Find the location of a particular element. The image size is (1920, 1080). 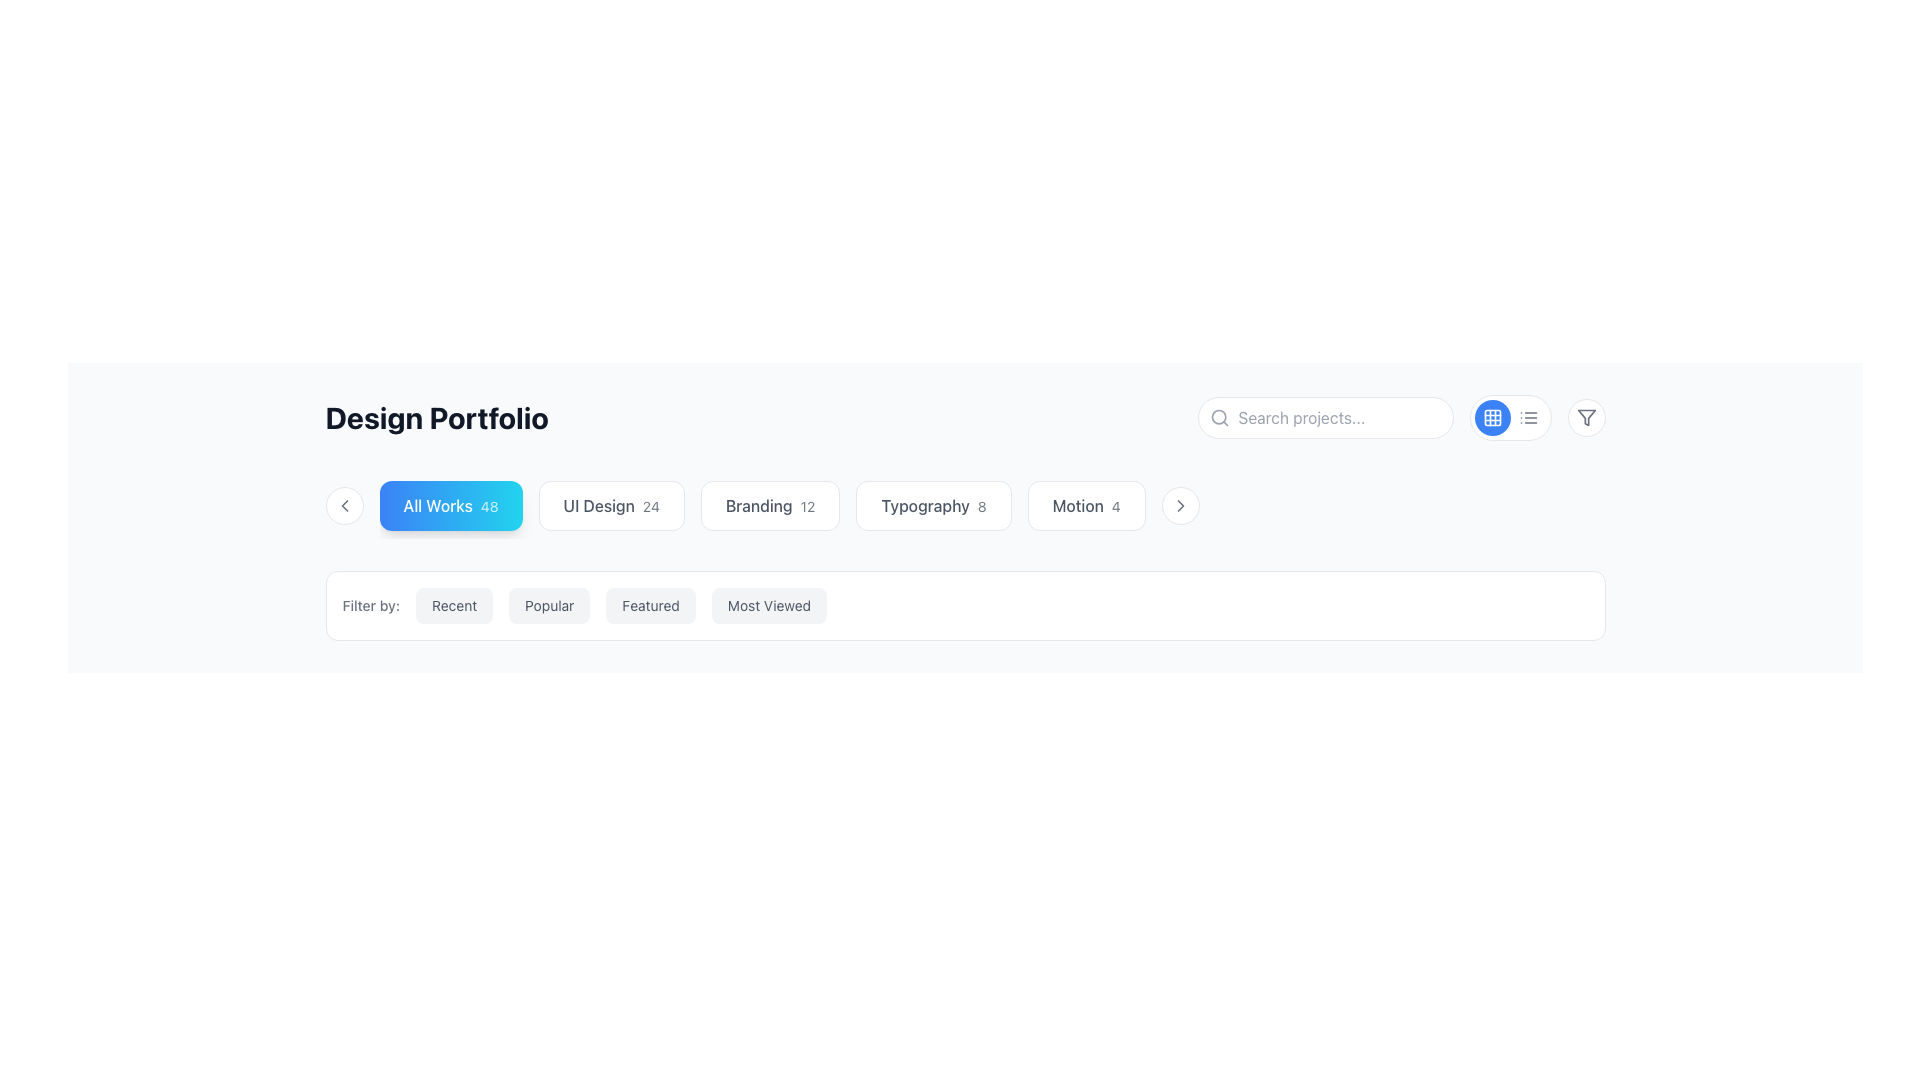

the filter button located at the top-right of the page, which is the rightmost button in a row of interactive buttons, to change the icon color and indicate interactivity is located at coordinates (1585, 416).